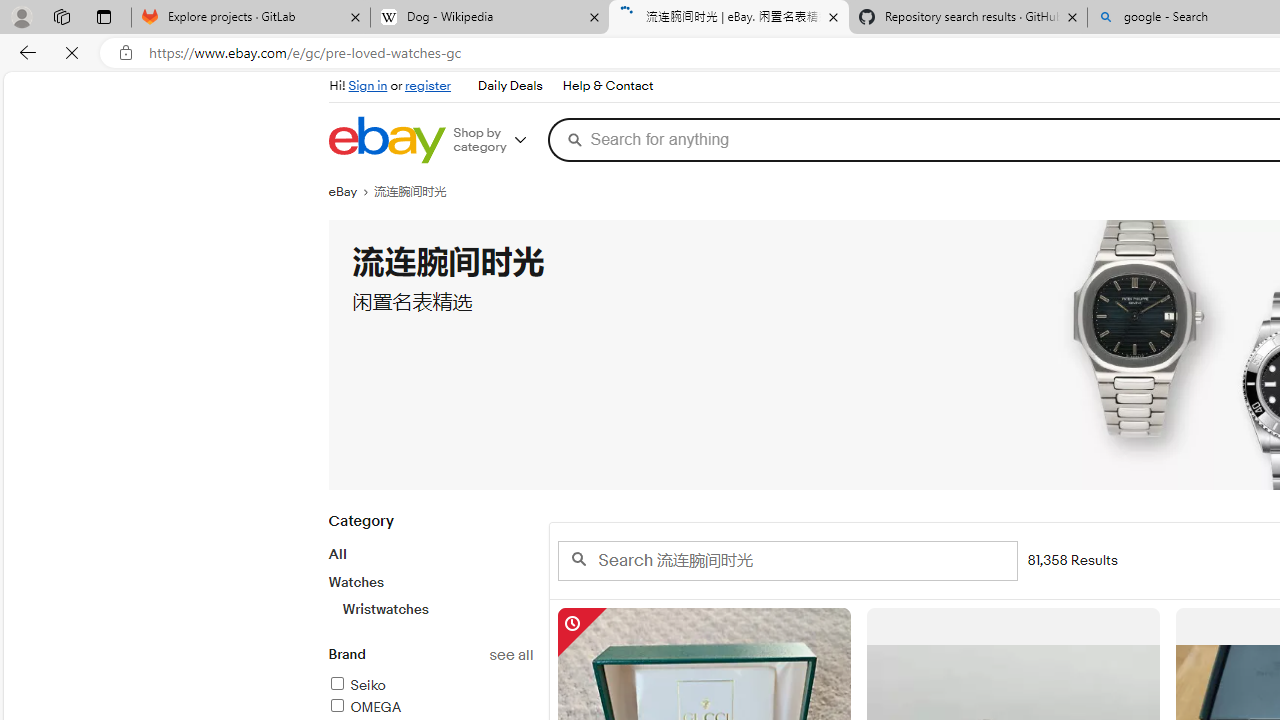 The width and height of the screenshot is (1280, 720). Describe the element at coordinates (368, 85) in the screenshot. I see `'Sign in'` at that location.